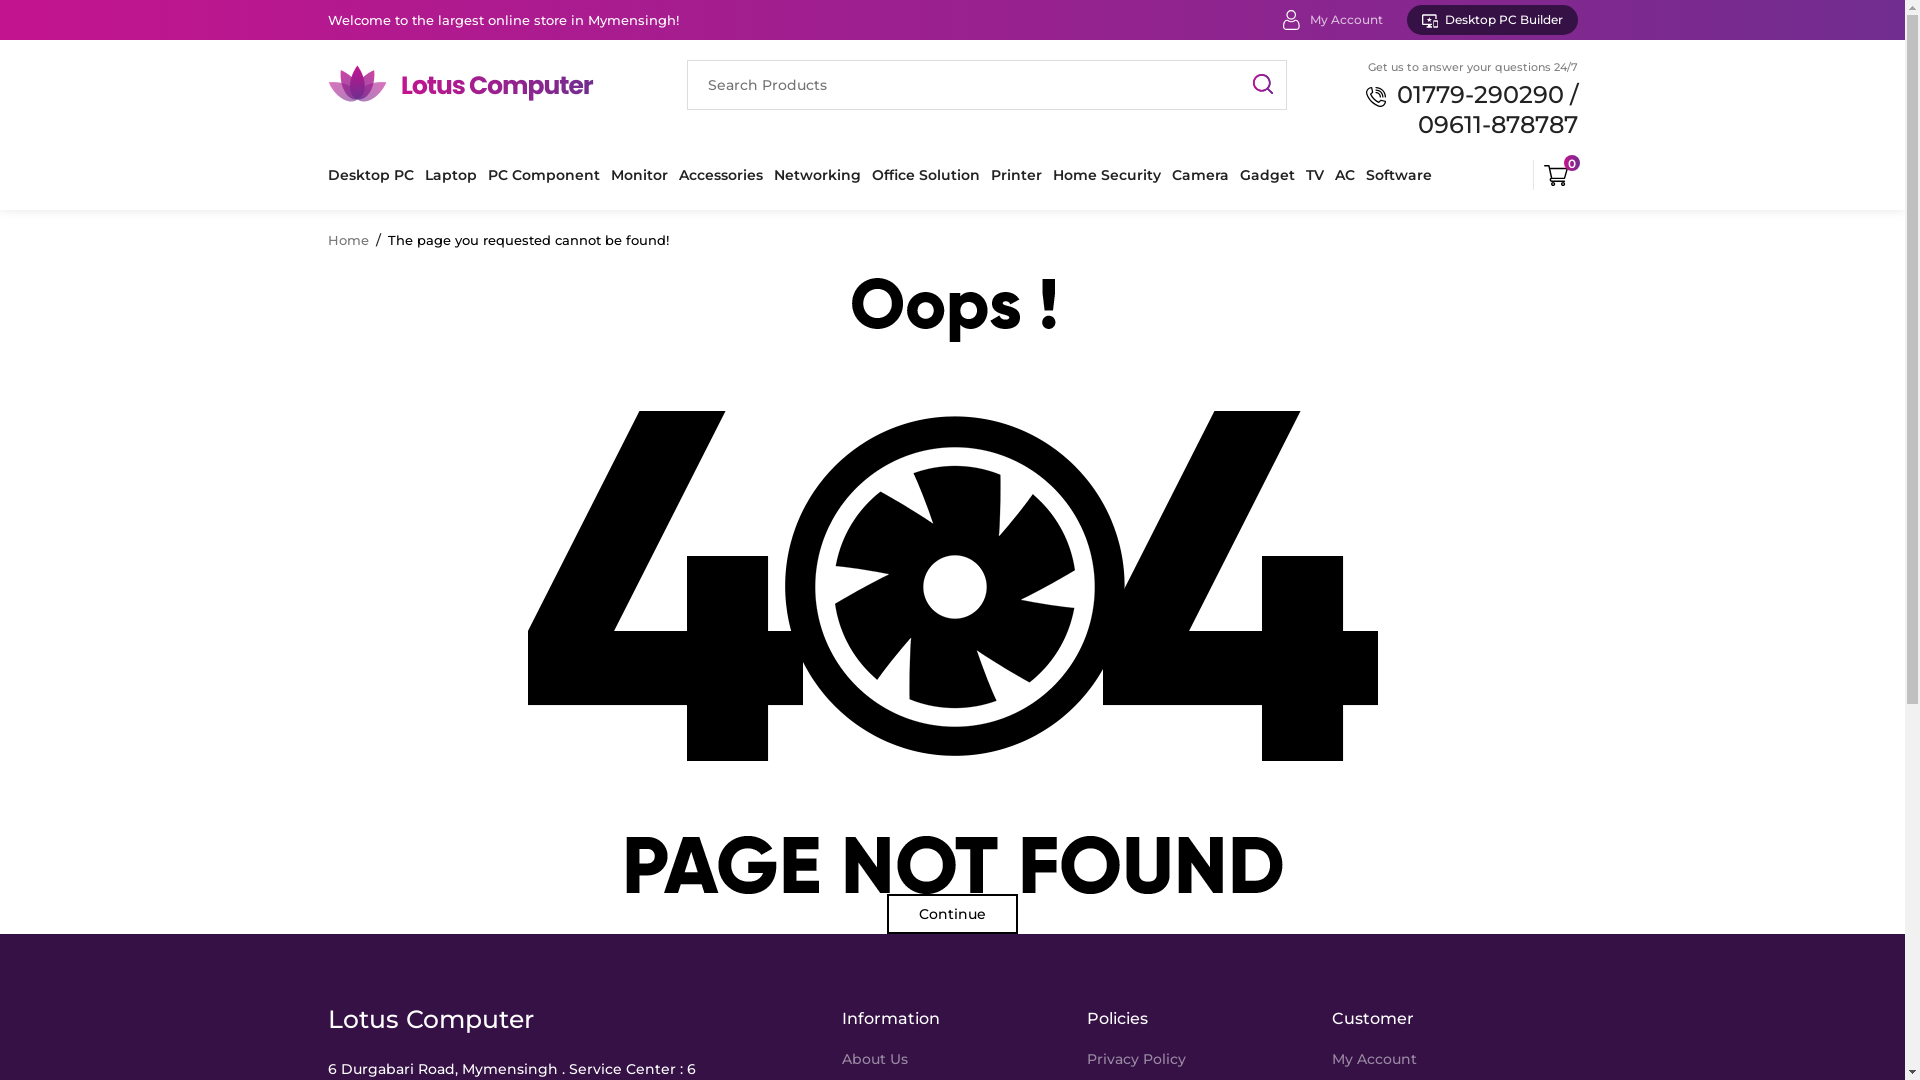 The width and height of the screenshot is (1920, 1080). What do you see at coordinates (1397, 173) in the screenshot?
I see `'Software'` at bounding box center [1397, 173].